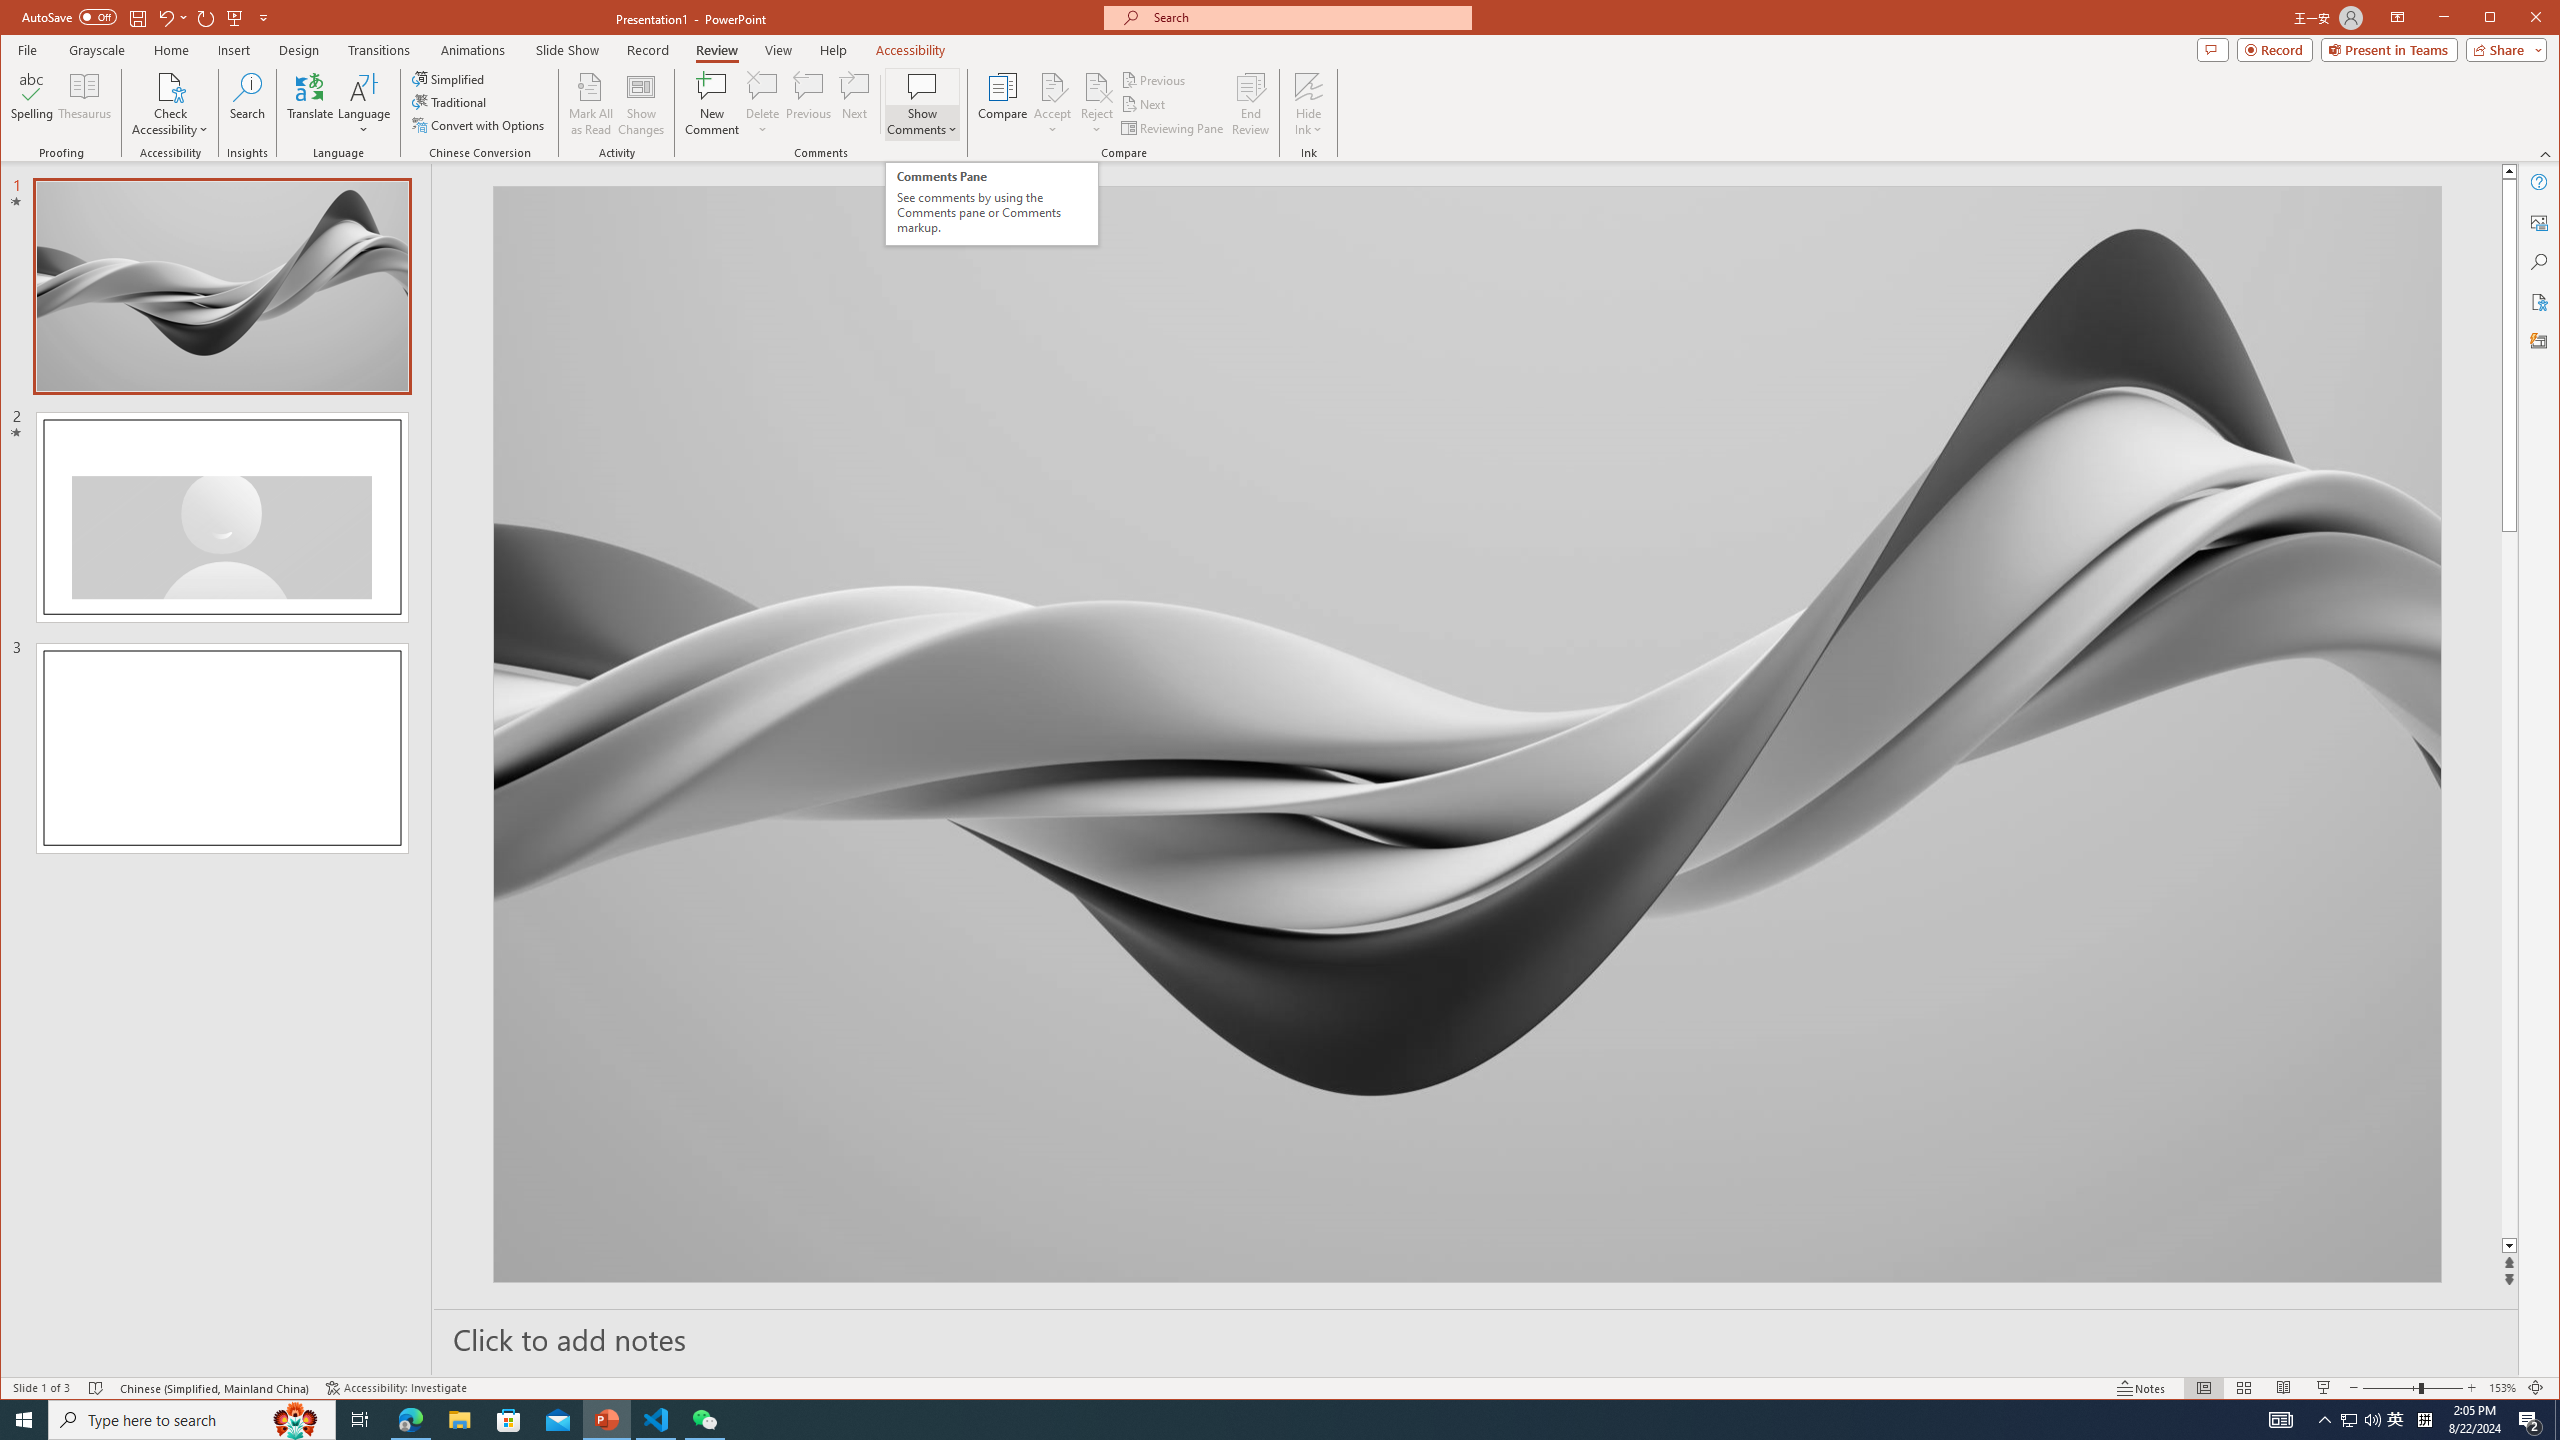 This screenshot has height=1440, width=2560. I want to click on 'Convert with Options...', so click(480, 125).